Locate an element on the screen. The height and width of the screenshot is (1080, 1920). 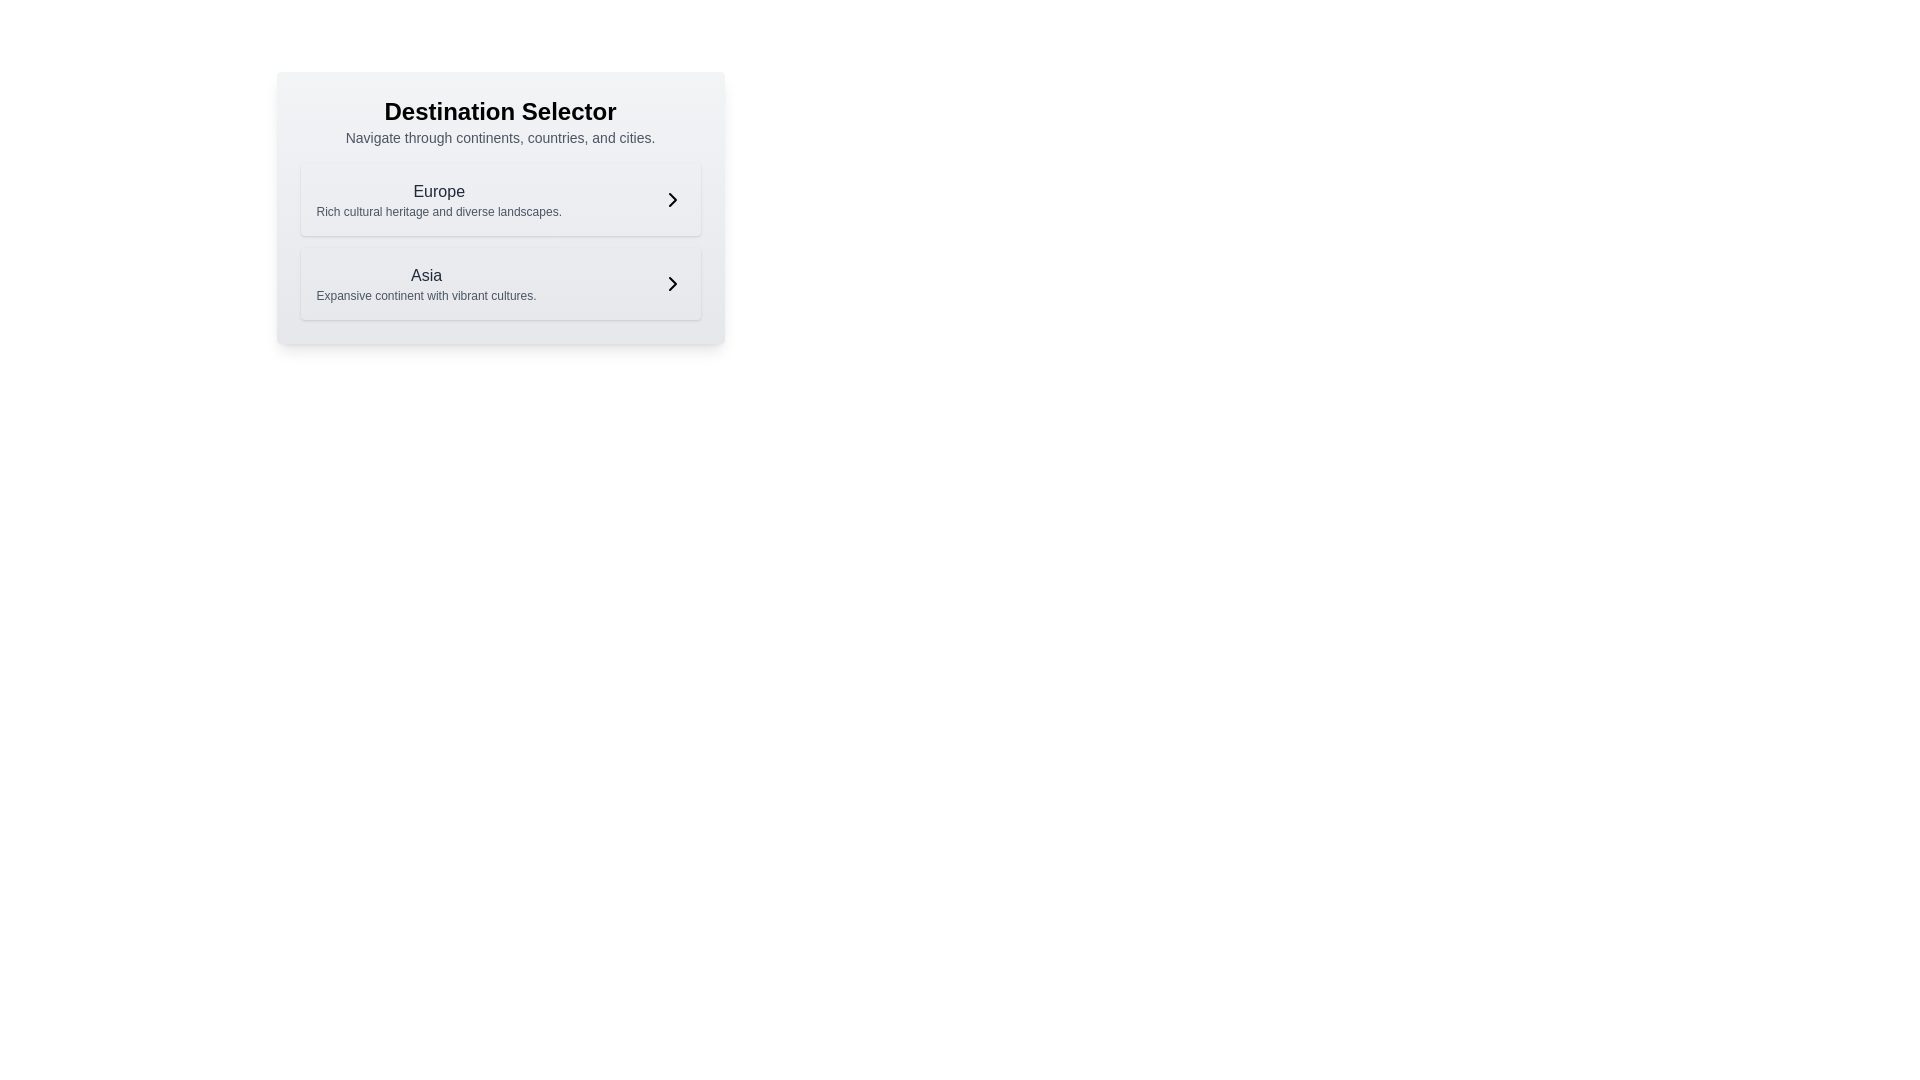
the text component reading 'Expansive continent with vibrant cultures.' located below the label 'Asia' is located at coordinates (425, 296).